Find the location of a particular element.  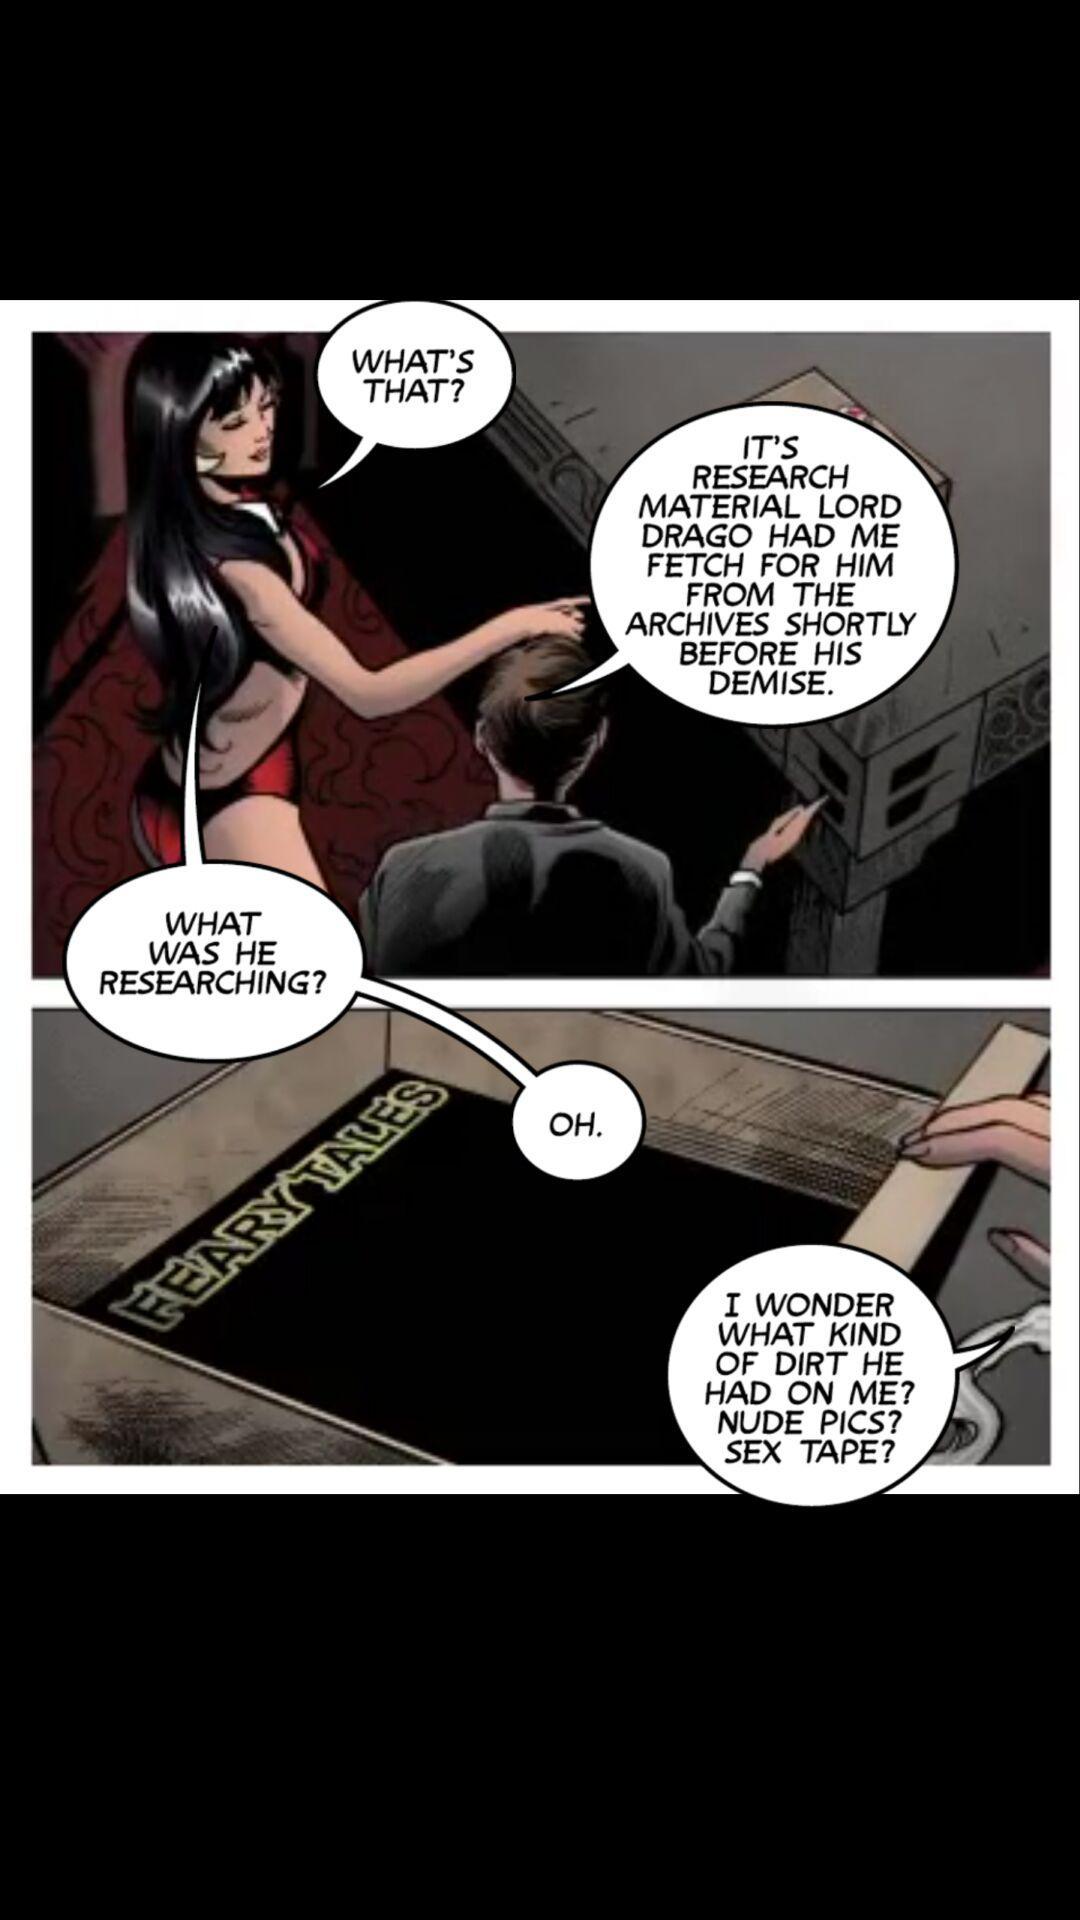

story is located at coordinates (741, 564).